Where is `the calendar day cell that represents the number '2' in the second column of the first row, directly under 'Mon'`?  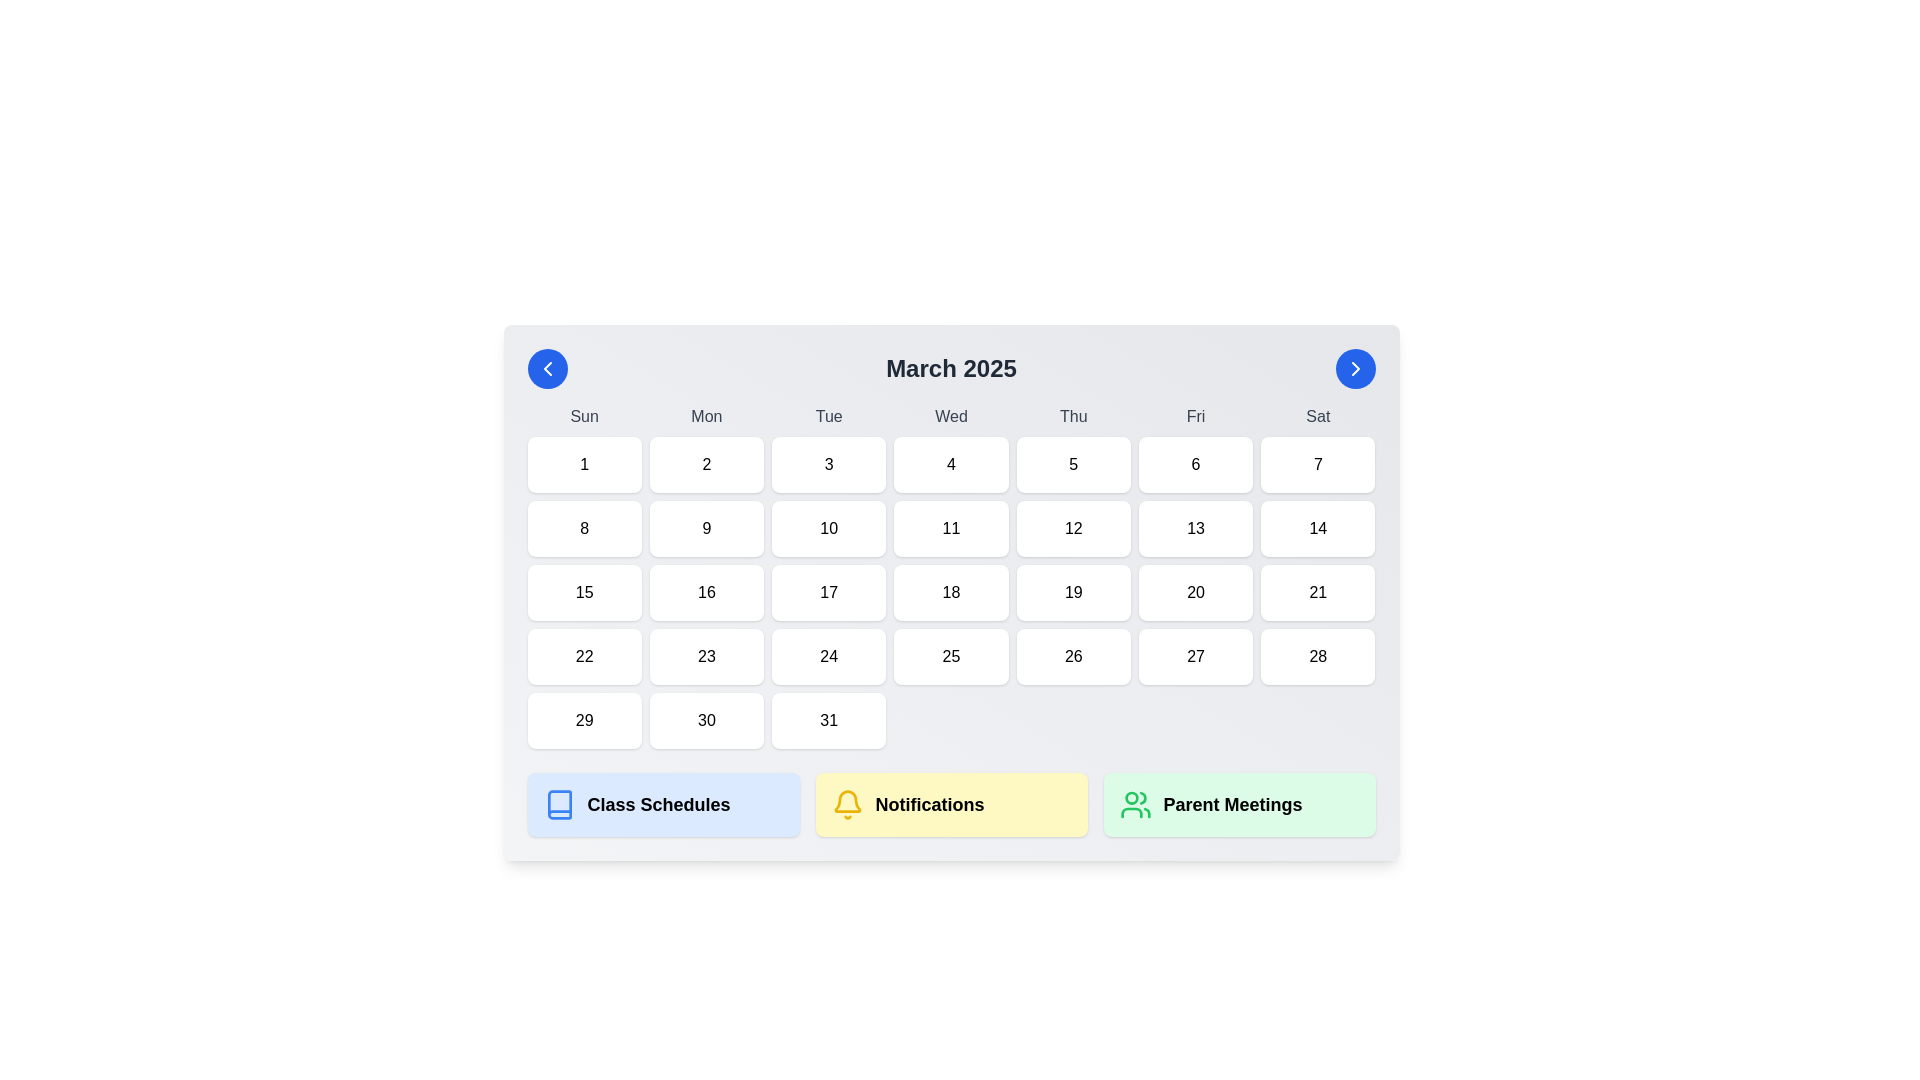
the calendar day cell that represents the number '2' in the second column of the first row, directly under 'Mon' is located at coordinates (706, 465).